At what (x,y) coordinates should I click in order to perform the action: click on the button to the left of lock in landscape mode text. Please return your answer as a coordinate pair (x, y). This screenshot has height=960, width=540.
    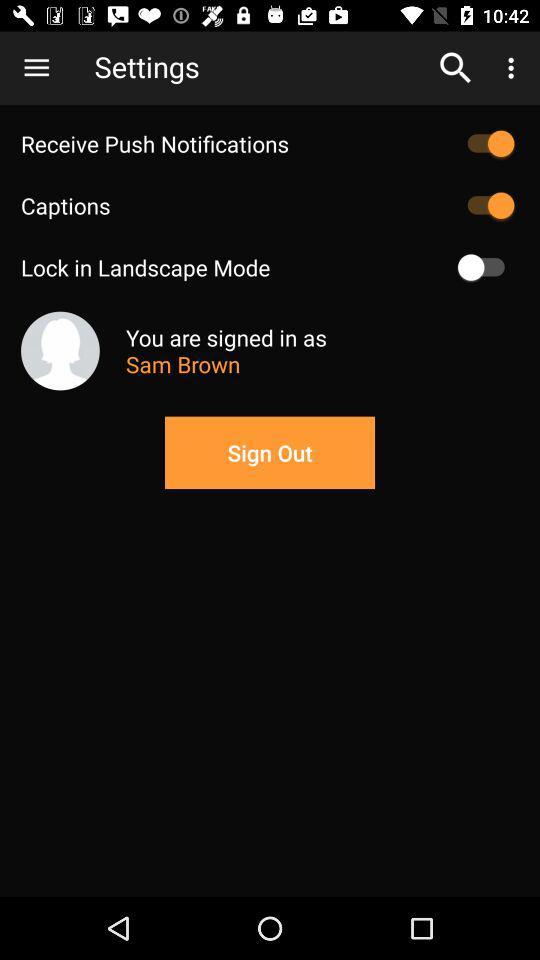
    Looking at the image, I should click on (485, 266).